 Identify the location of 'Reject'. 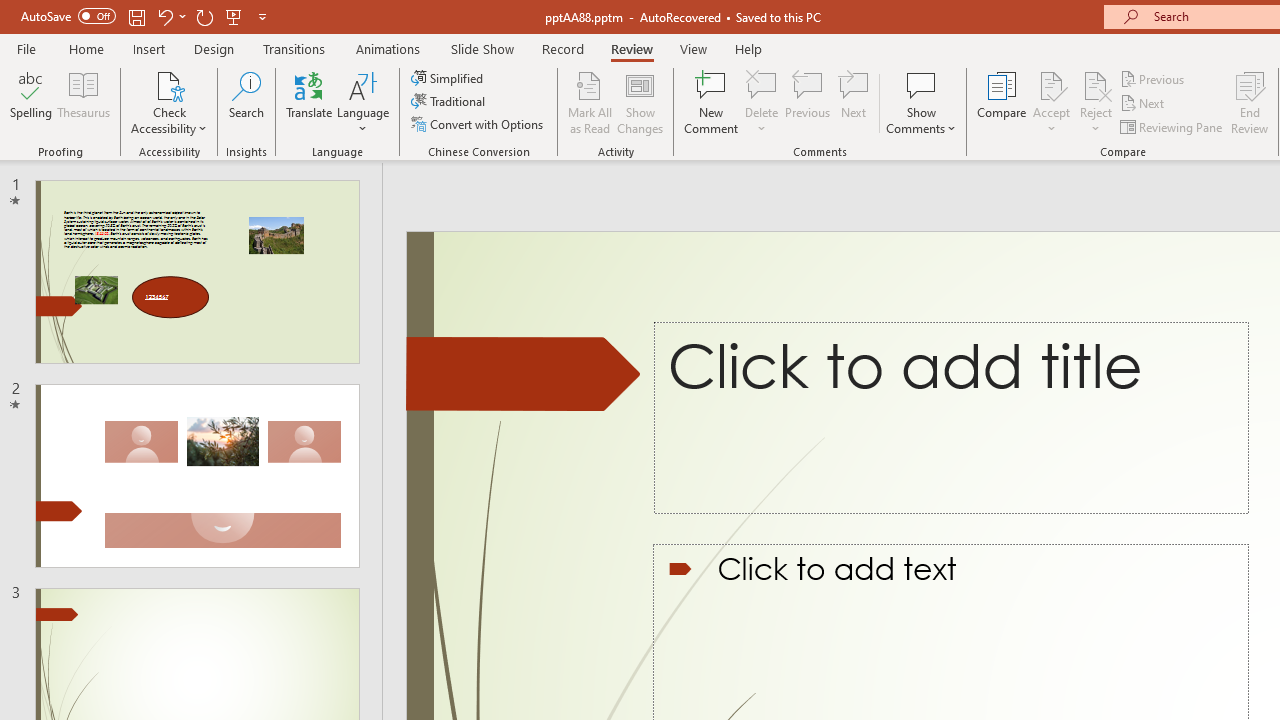
(1095, 103).